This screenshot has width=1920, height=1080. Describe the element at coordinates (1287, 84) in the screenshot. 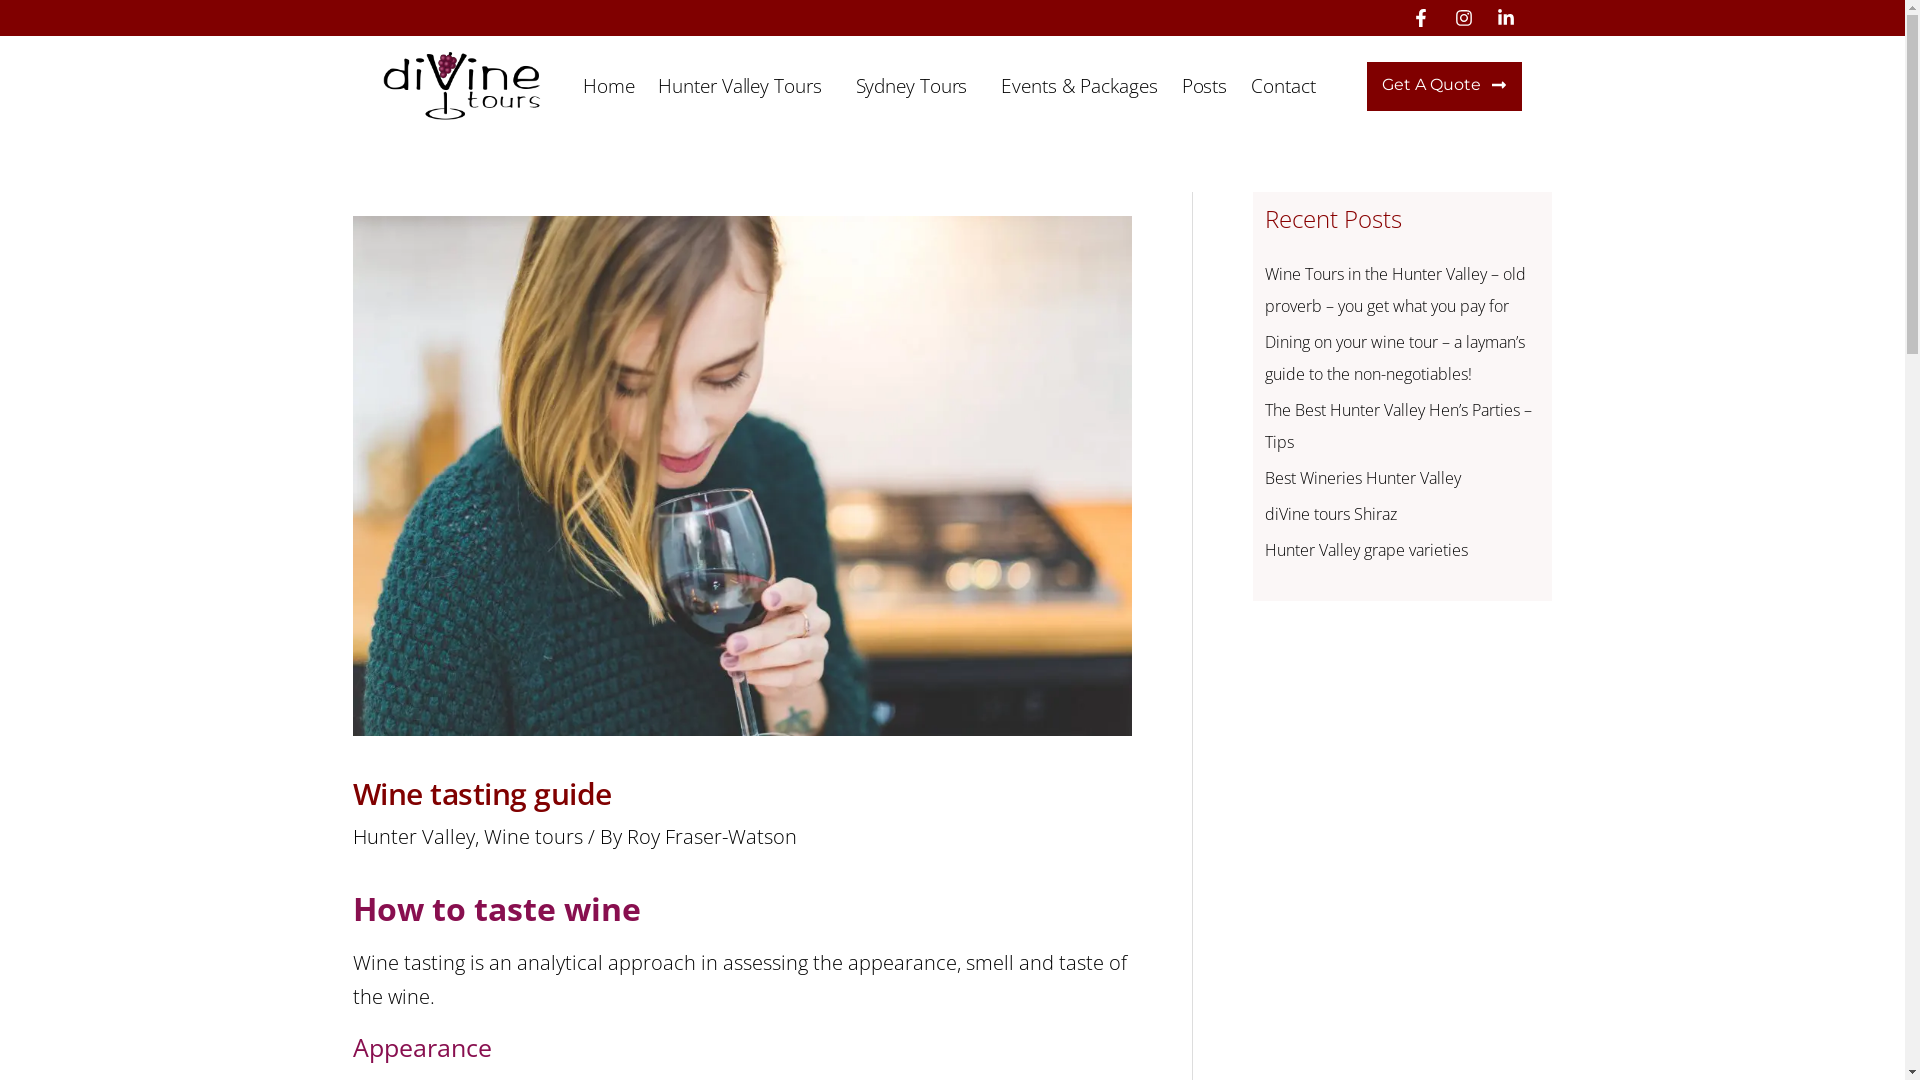

I see `'Contact'` at that location.